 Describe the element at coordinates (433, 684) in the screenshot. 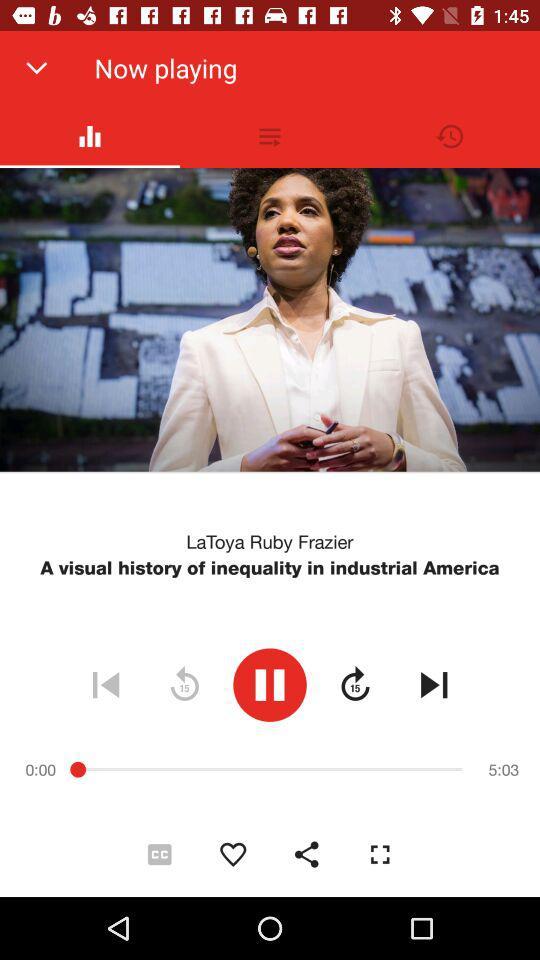

I see `the item below the a visual history` at that location.